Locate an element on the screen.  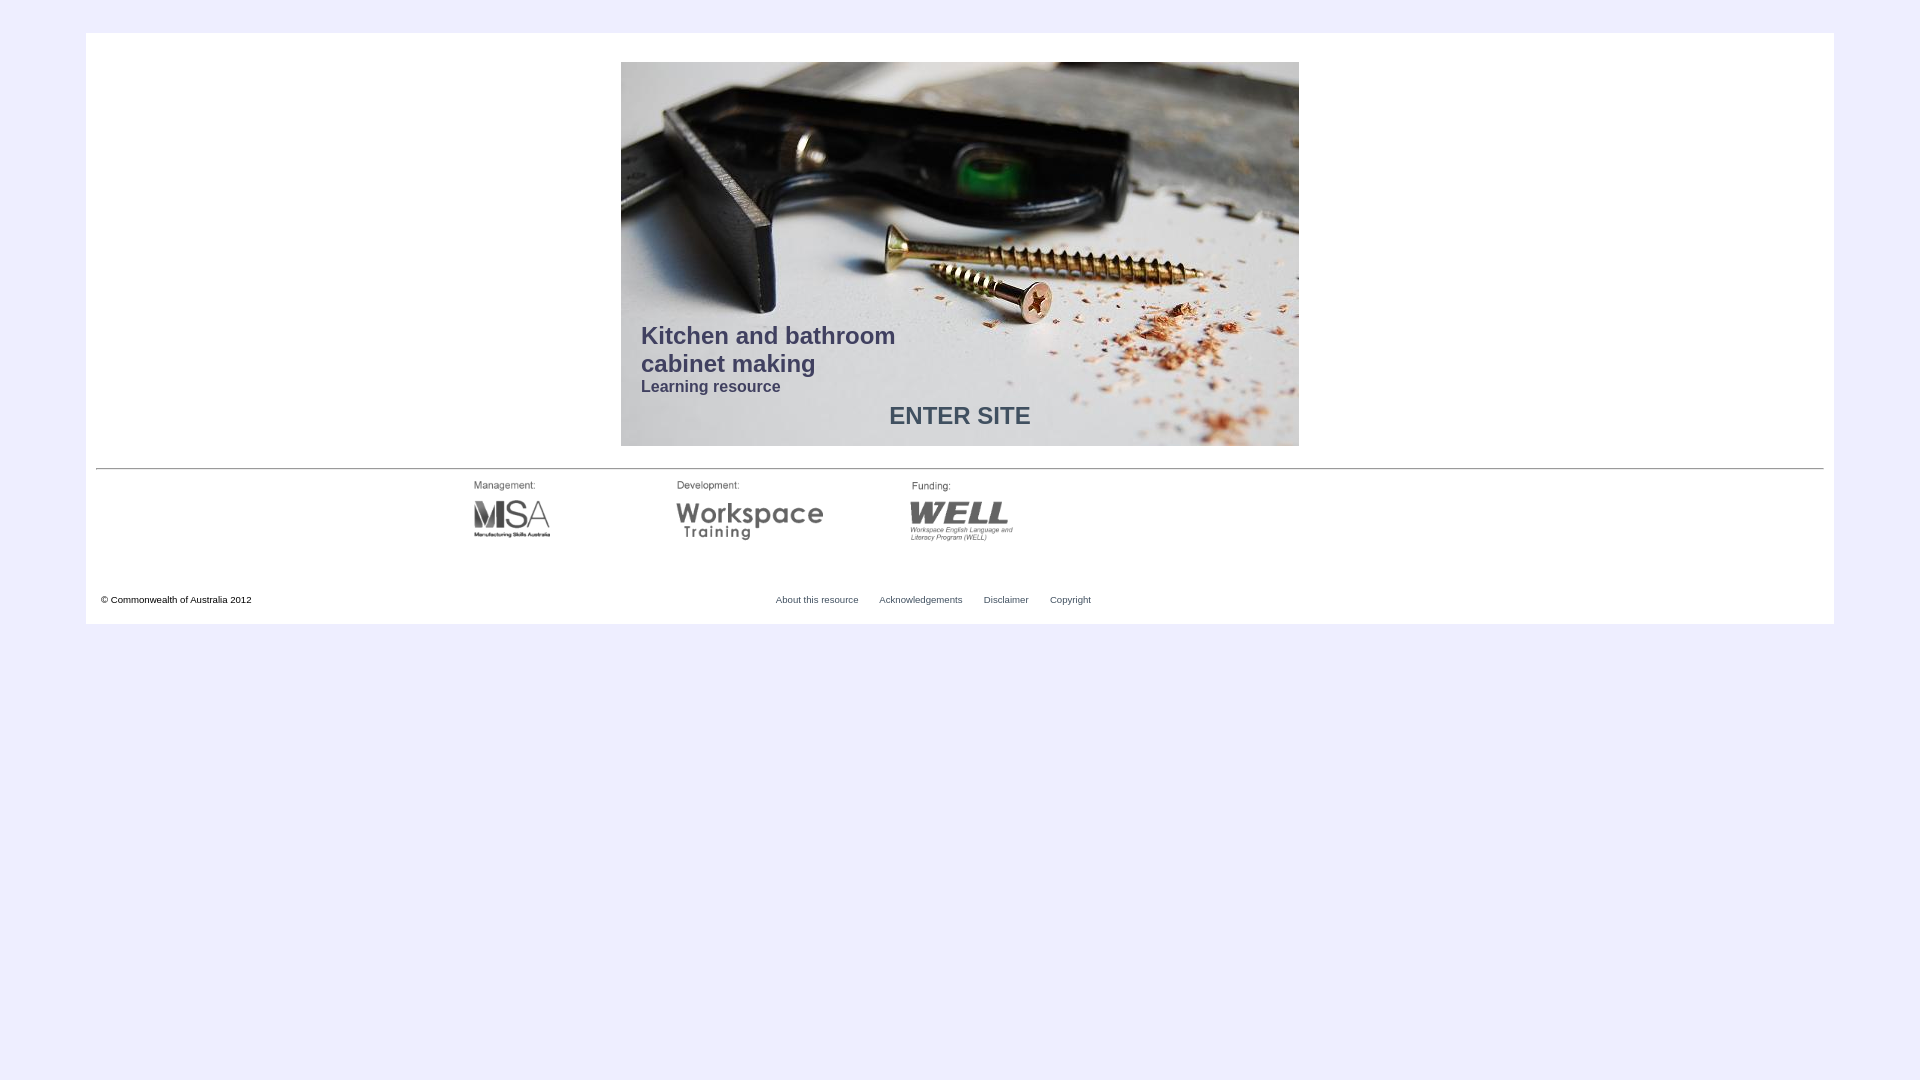
'ENTER SITE' is located at coordinates (958, 414).